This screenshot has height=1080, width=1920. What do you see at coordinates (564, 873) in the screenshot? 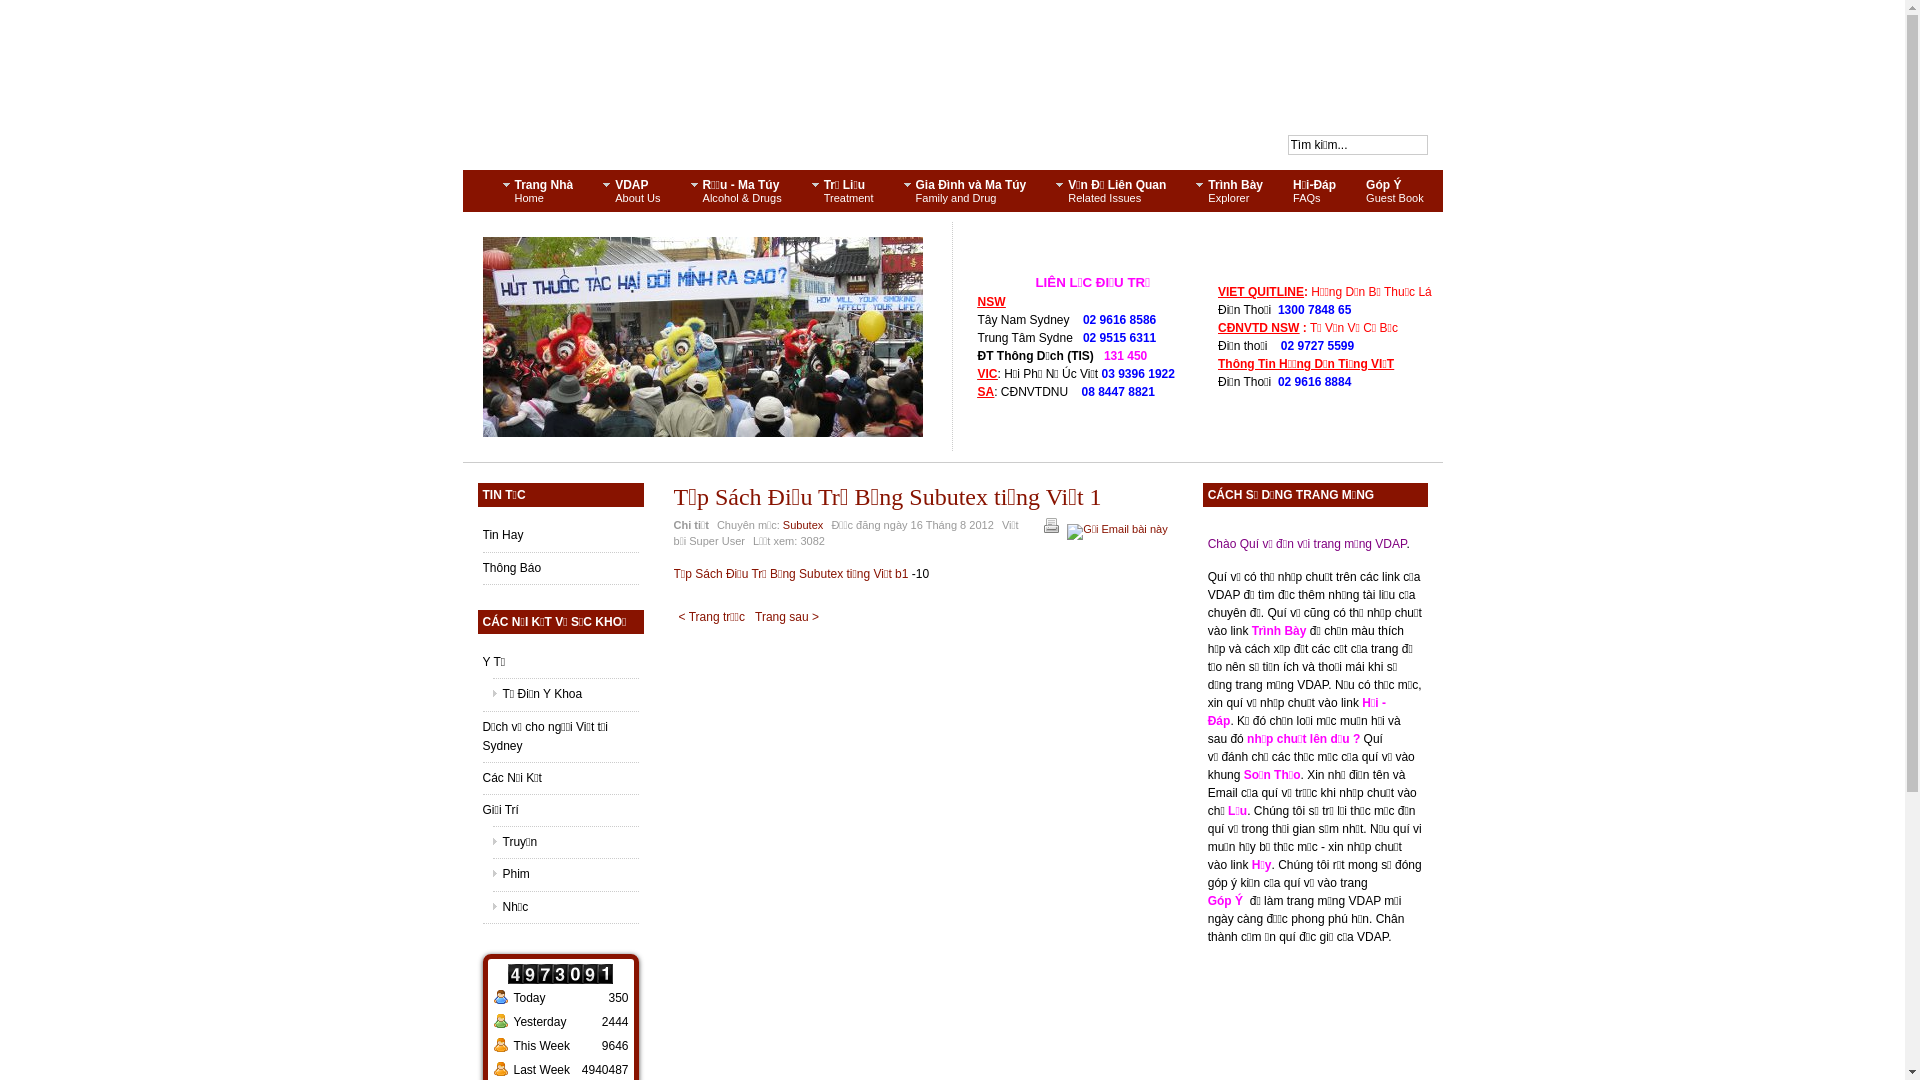
I see `'Phim'` at bounding box center [564, 873].